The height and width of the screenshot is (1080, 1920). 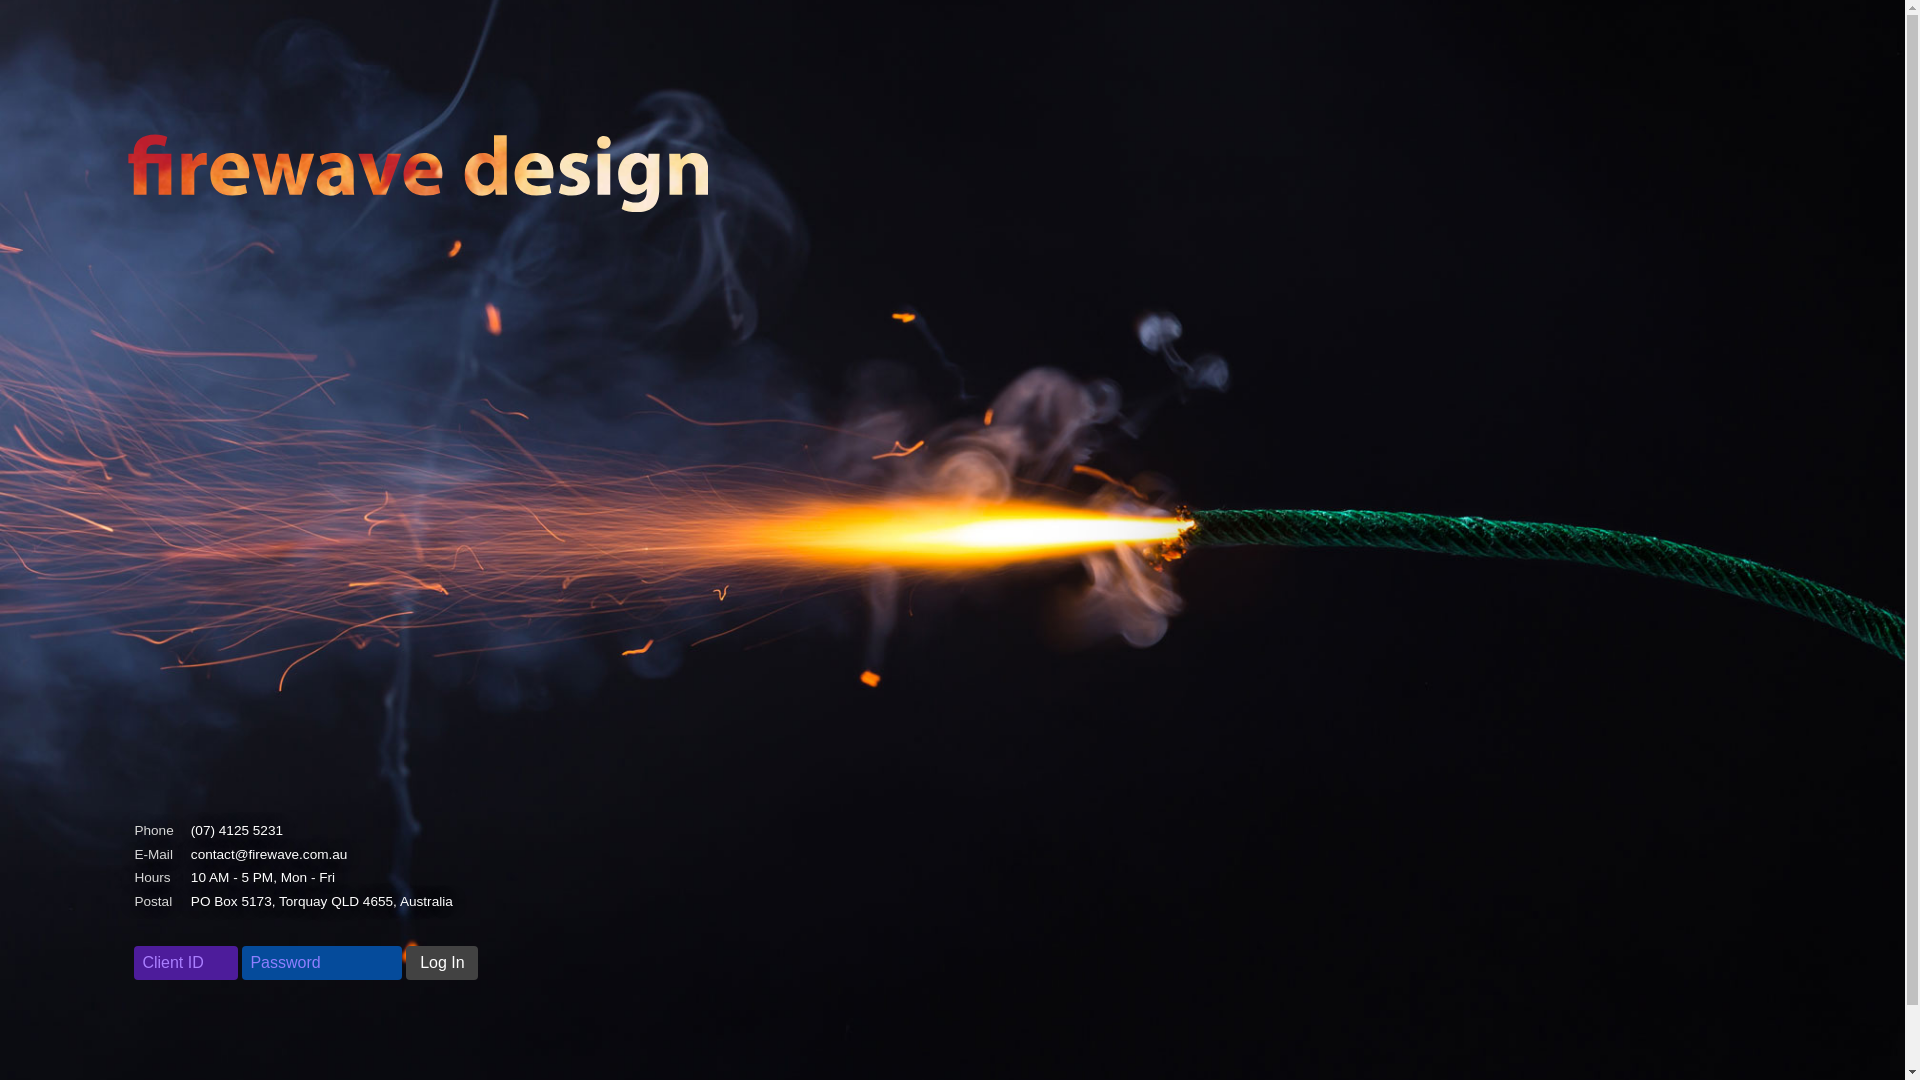 I want to click on '(07) 4125 5231', so click(x=191, y=830).